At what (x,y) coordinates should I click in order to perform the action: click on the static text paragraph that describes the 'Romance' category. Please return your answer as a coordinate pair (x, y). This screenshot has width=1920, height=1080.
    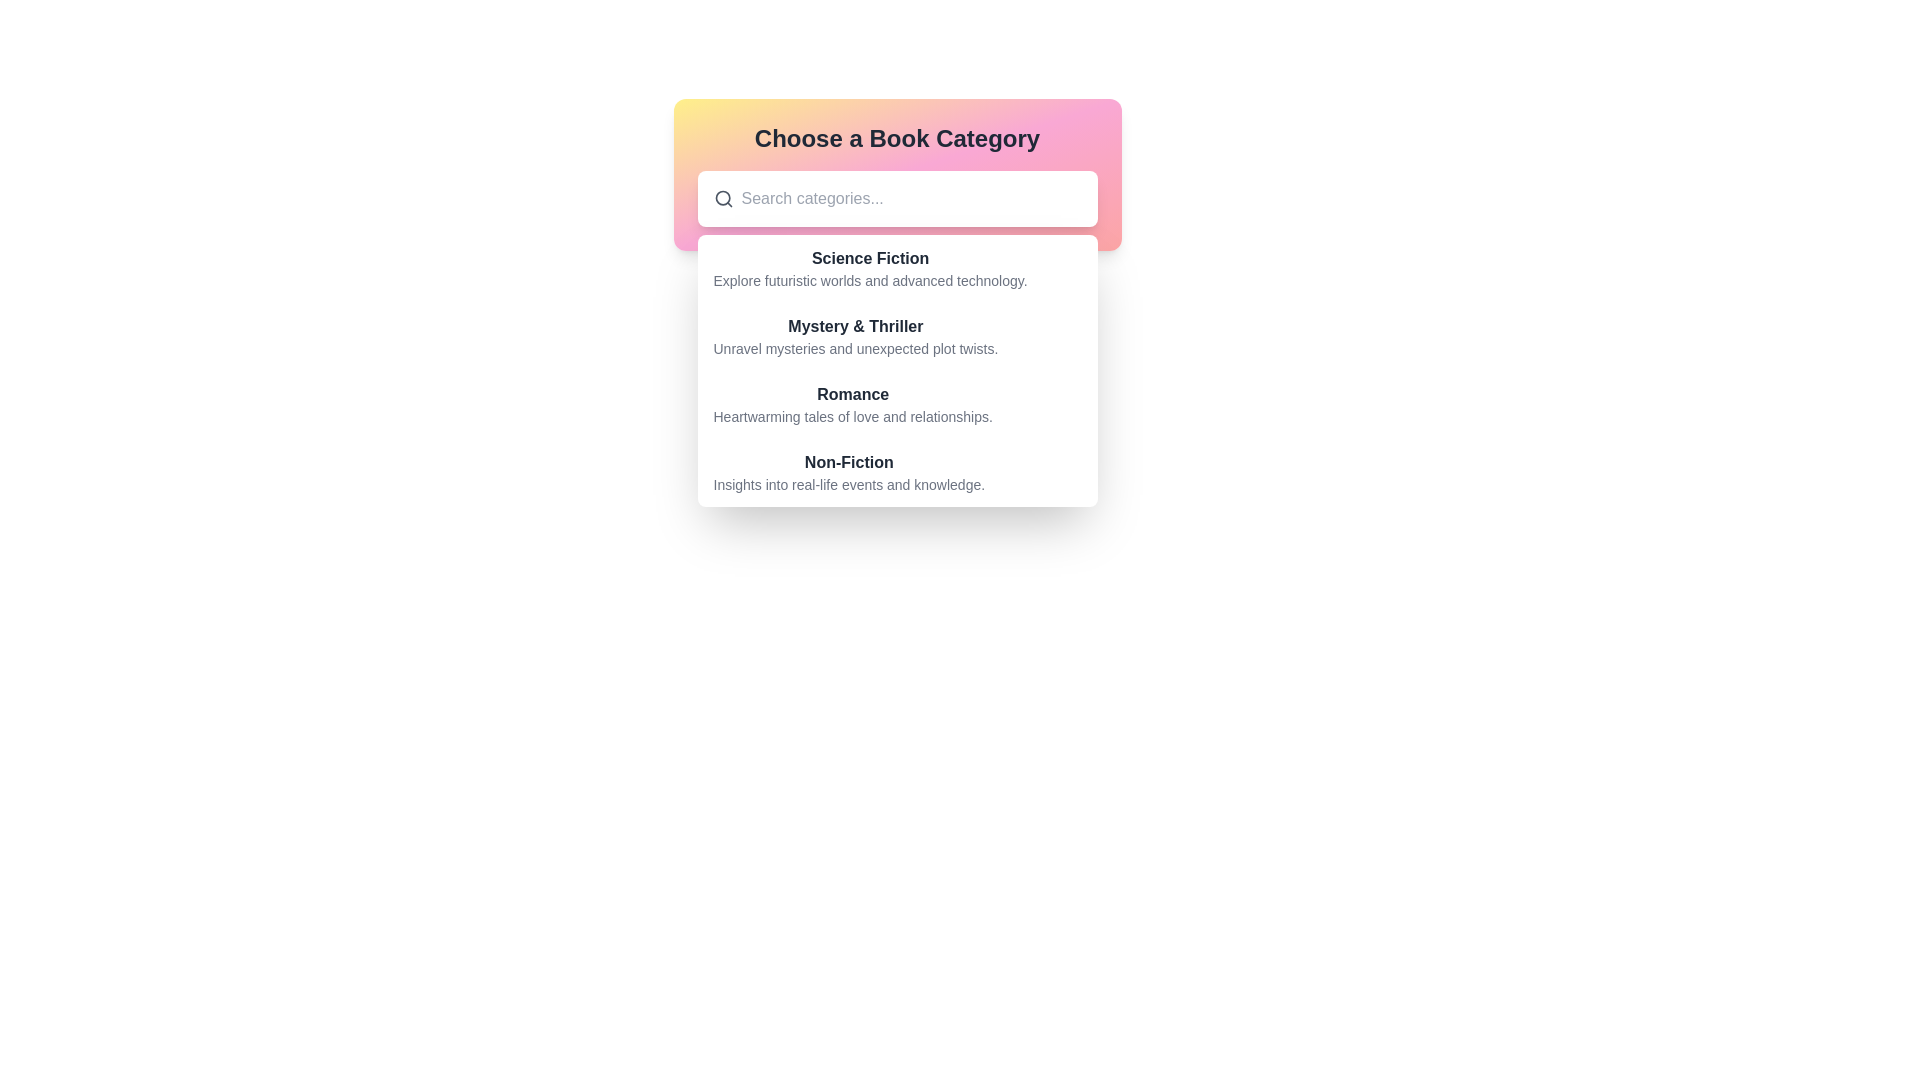
    Looking at the image, I should click on (853, 415).